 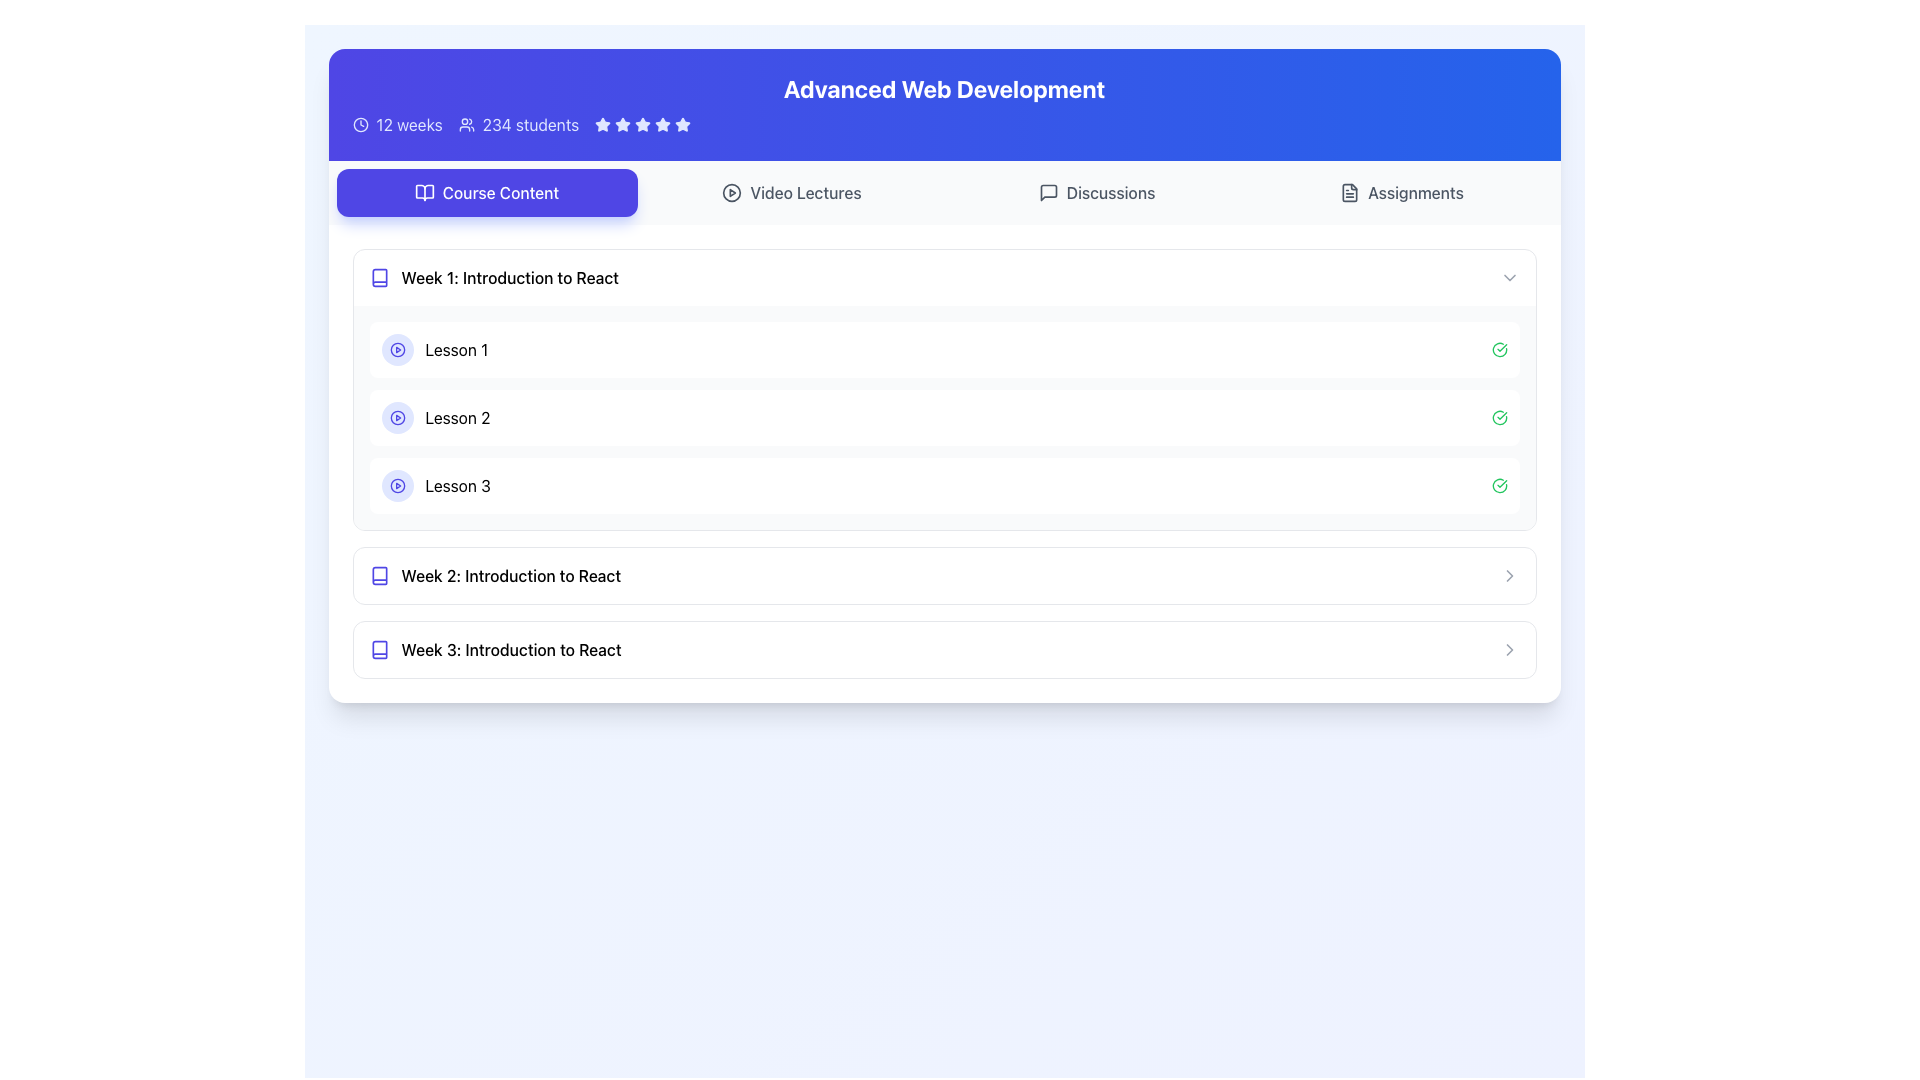 What do you see at coordinates (455, 349) in the screenshot?
I see `the lesson title text label that serves as the heading for the lesson's content in the 'Course Content' section, specifically under 'Week 1: Introduction to React'` at bounding box center [455, 349].